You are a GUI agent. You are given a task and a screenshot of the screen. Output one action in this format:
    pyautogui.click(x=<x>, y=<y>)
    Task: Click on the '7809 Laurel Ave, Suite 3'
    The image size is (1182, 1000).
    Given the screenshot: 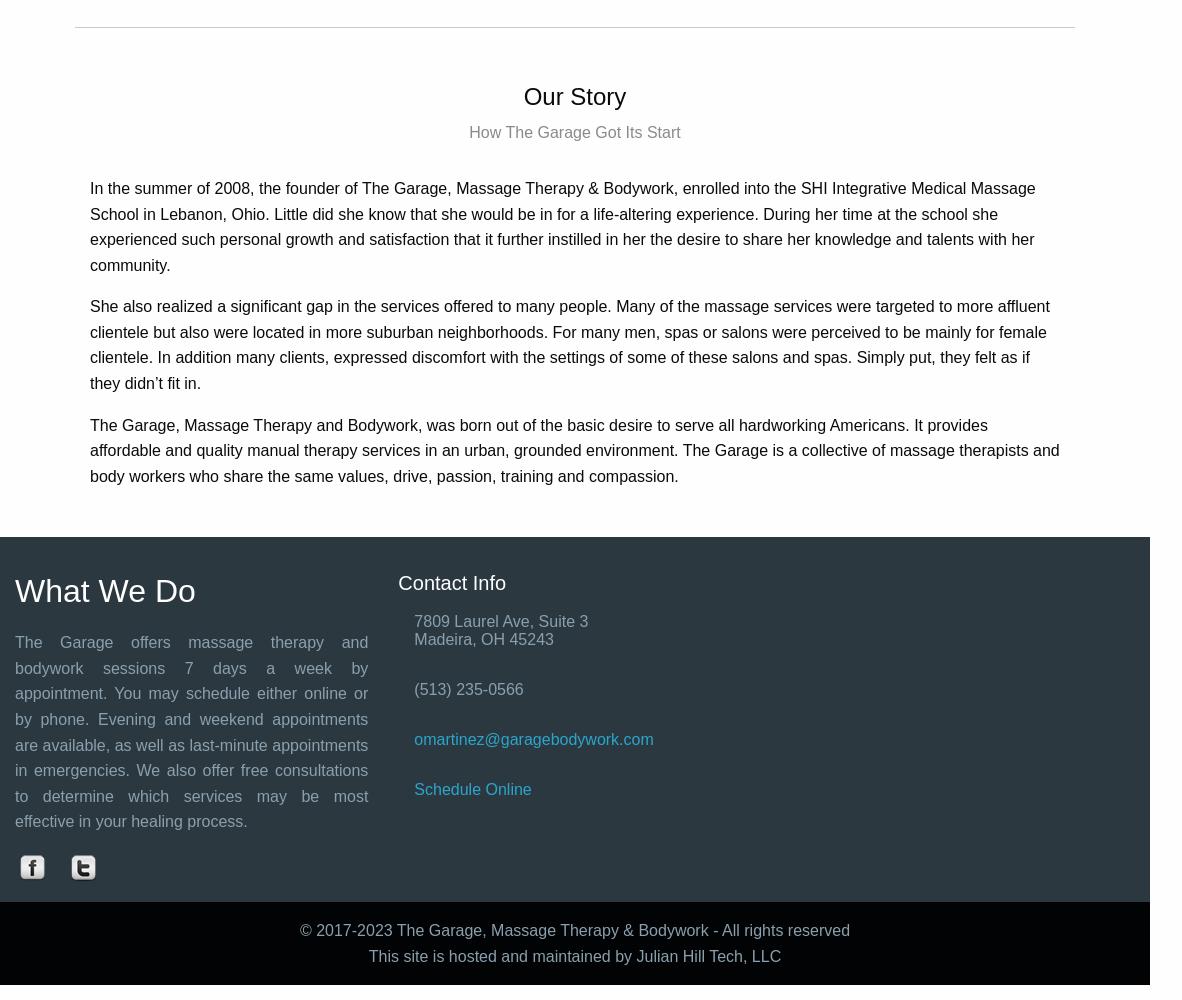 What is the action you would take?
    pyautogui.click(x=501, y=620)
    